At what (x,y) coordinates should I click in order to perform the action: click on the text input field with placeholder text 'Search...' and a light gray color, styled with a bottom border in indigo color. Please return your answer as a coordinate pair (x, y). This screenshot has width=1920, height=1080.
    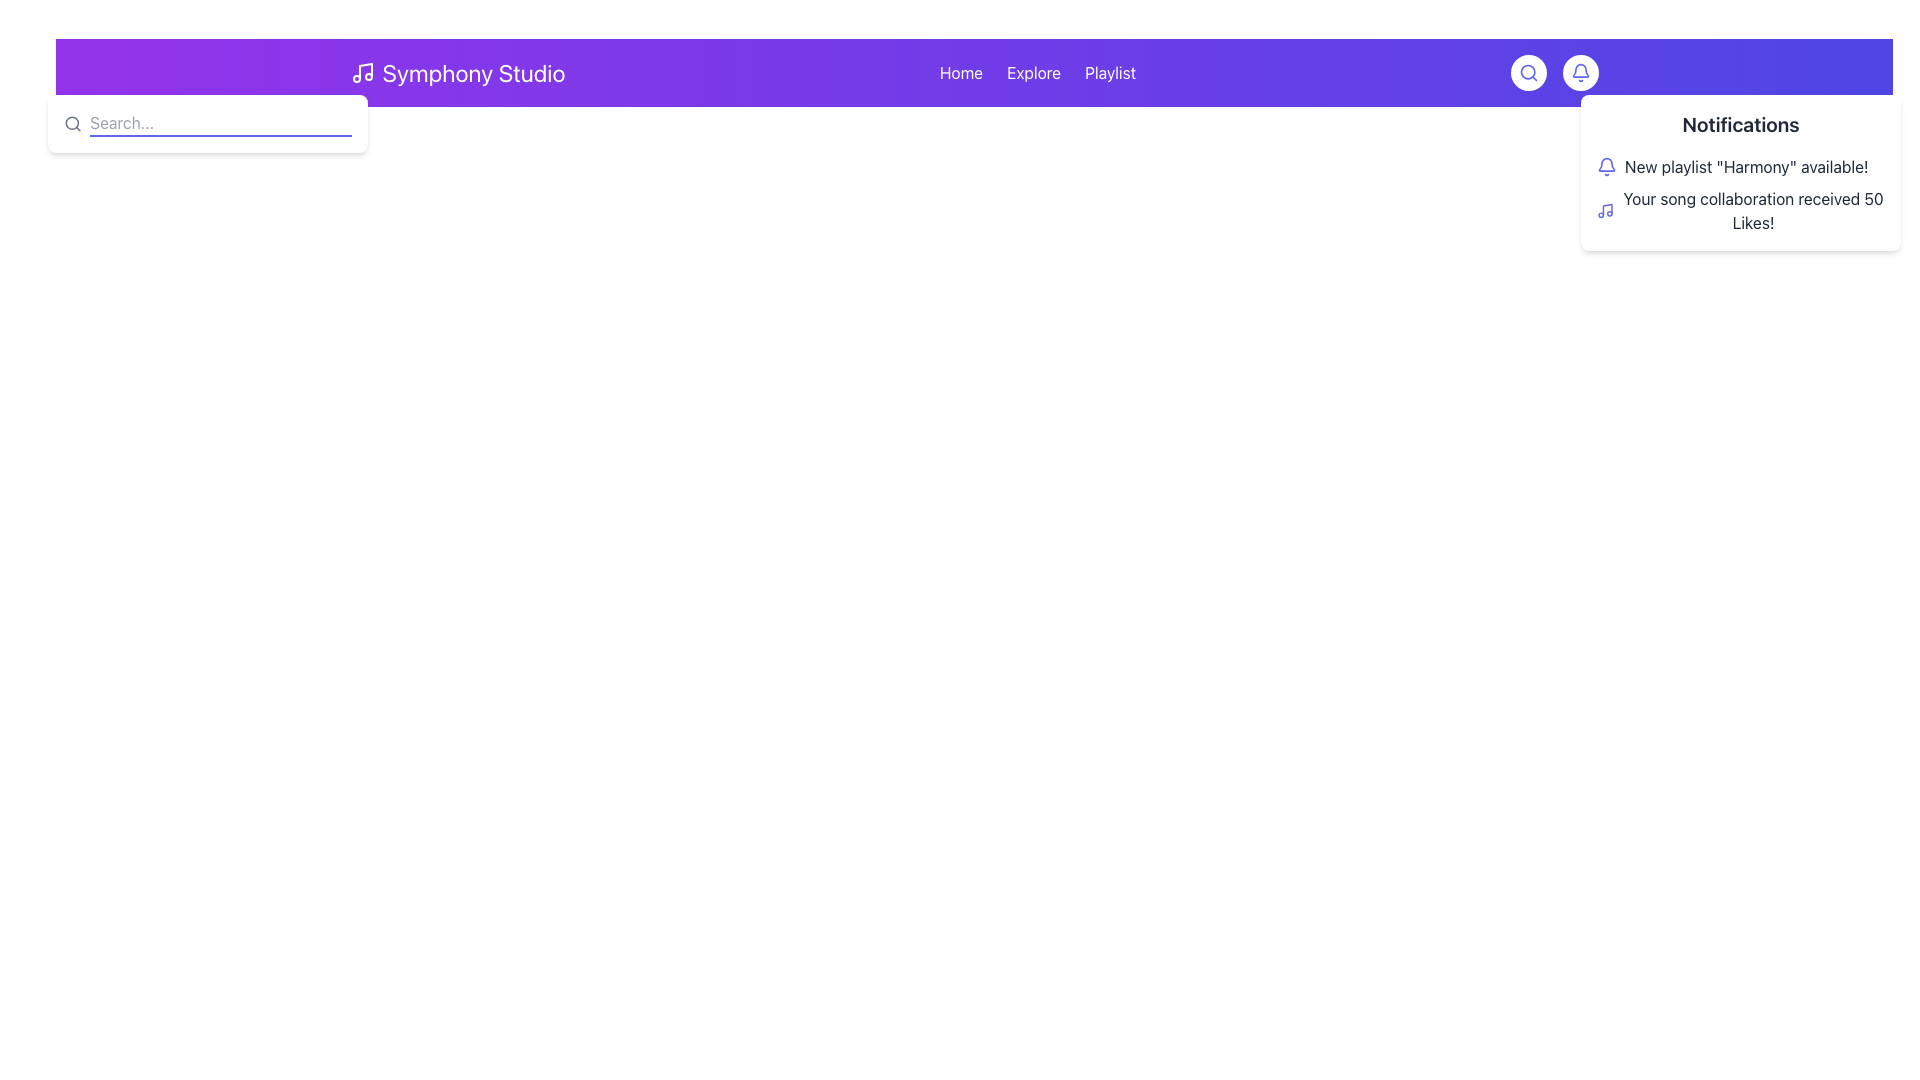
    Looking at the image, I should click on (221, 123).